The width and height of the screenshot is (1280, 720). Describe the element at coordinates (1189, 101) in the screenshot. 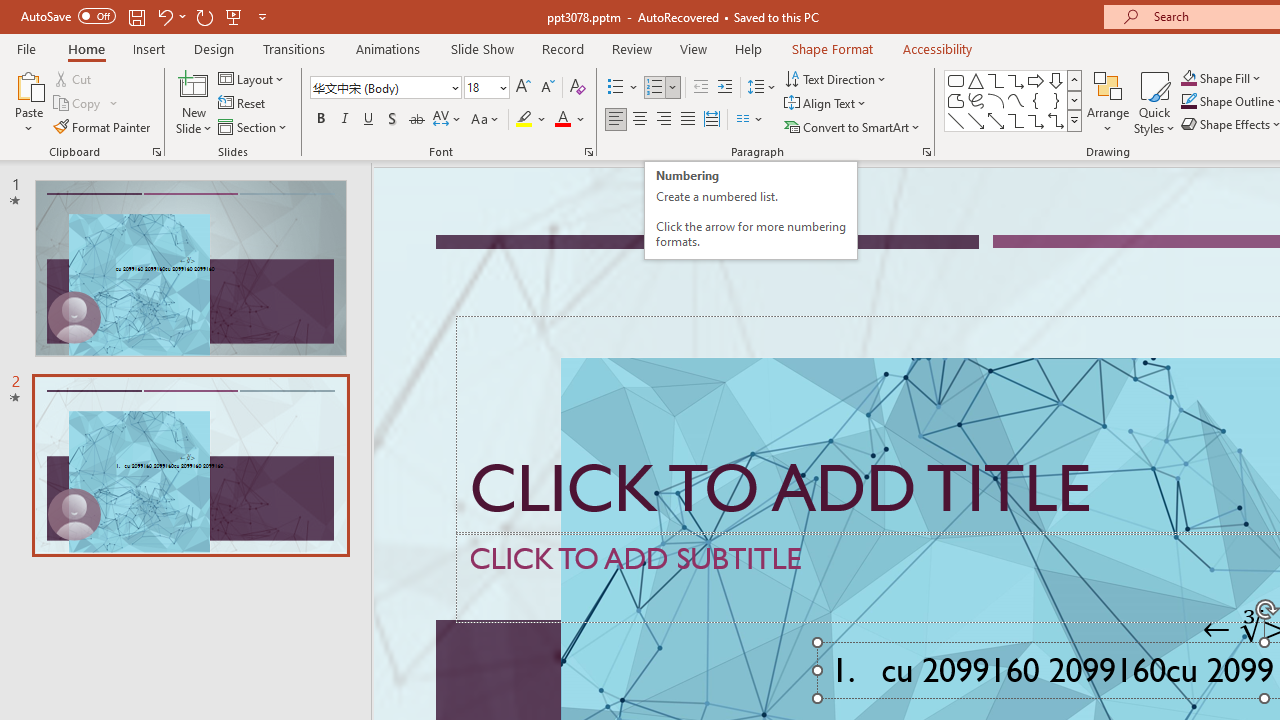

I see `'Shape Outline Green, Accent 1'` at that location.